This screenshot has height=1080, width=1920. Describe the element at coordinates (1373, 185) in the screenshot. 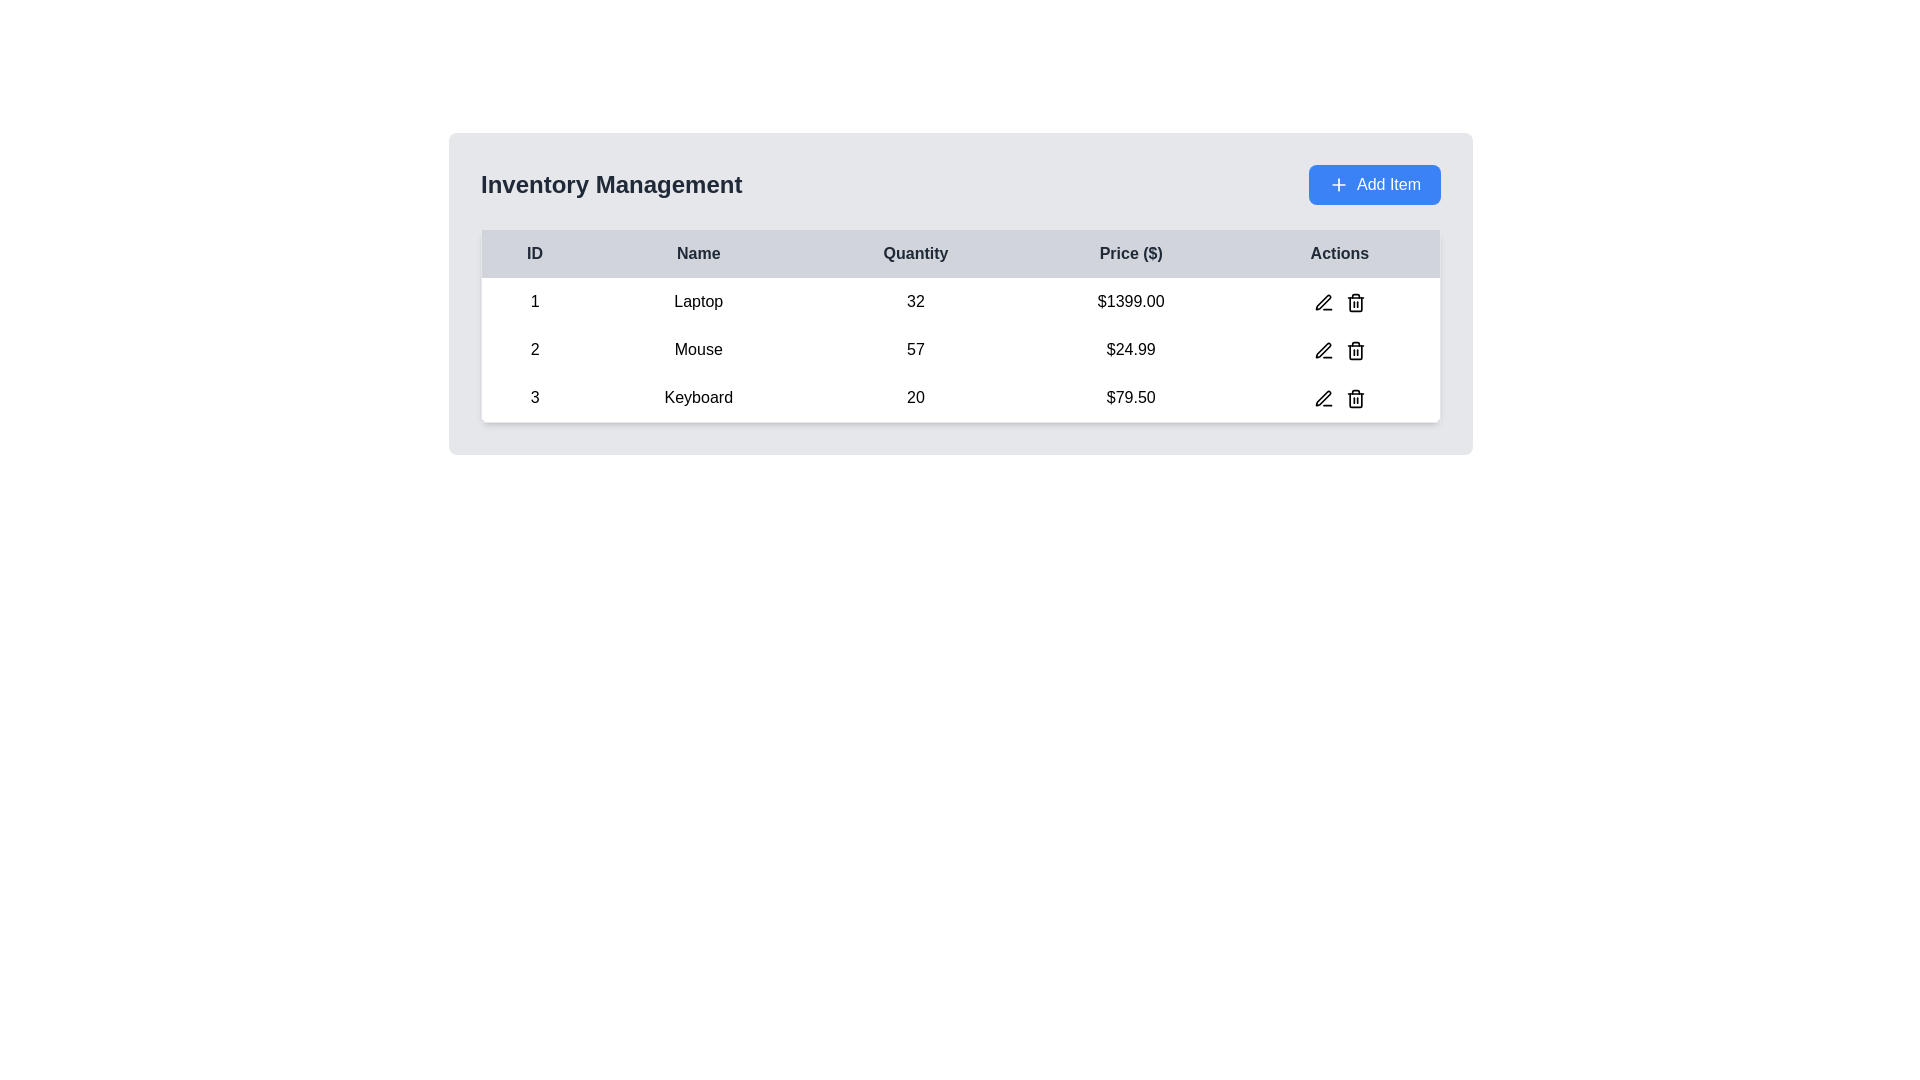

I see `the '+' icon on the blue 'Add Item' button located on the far right of the inventory management header section` at that location.